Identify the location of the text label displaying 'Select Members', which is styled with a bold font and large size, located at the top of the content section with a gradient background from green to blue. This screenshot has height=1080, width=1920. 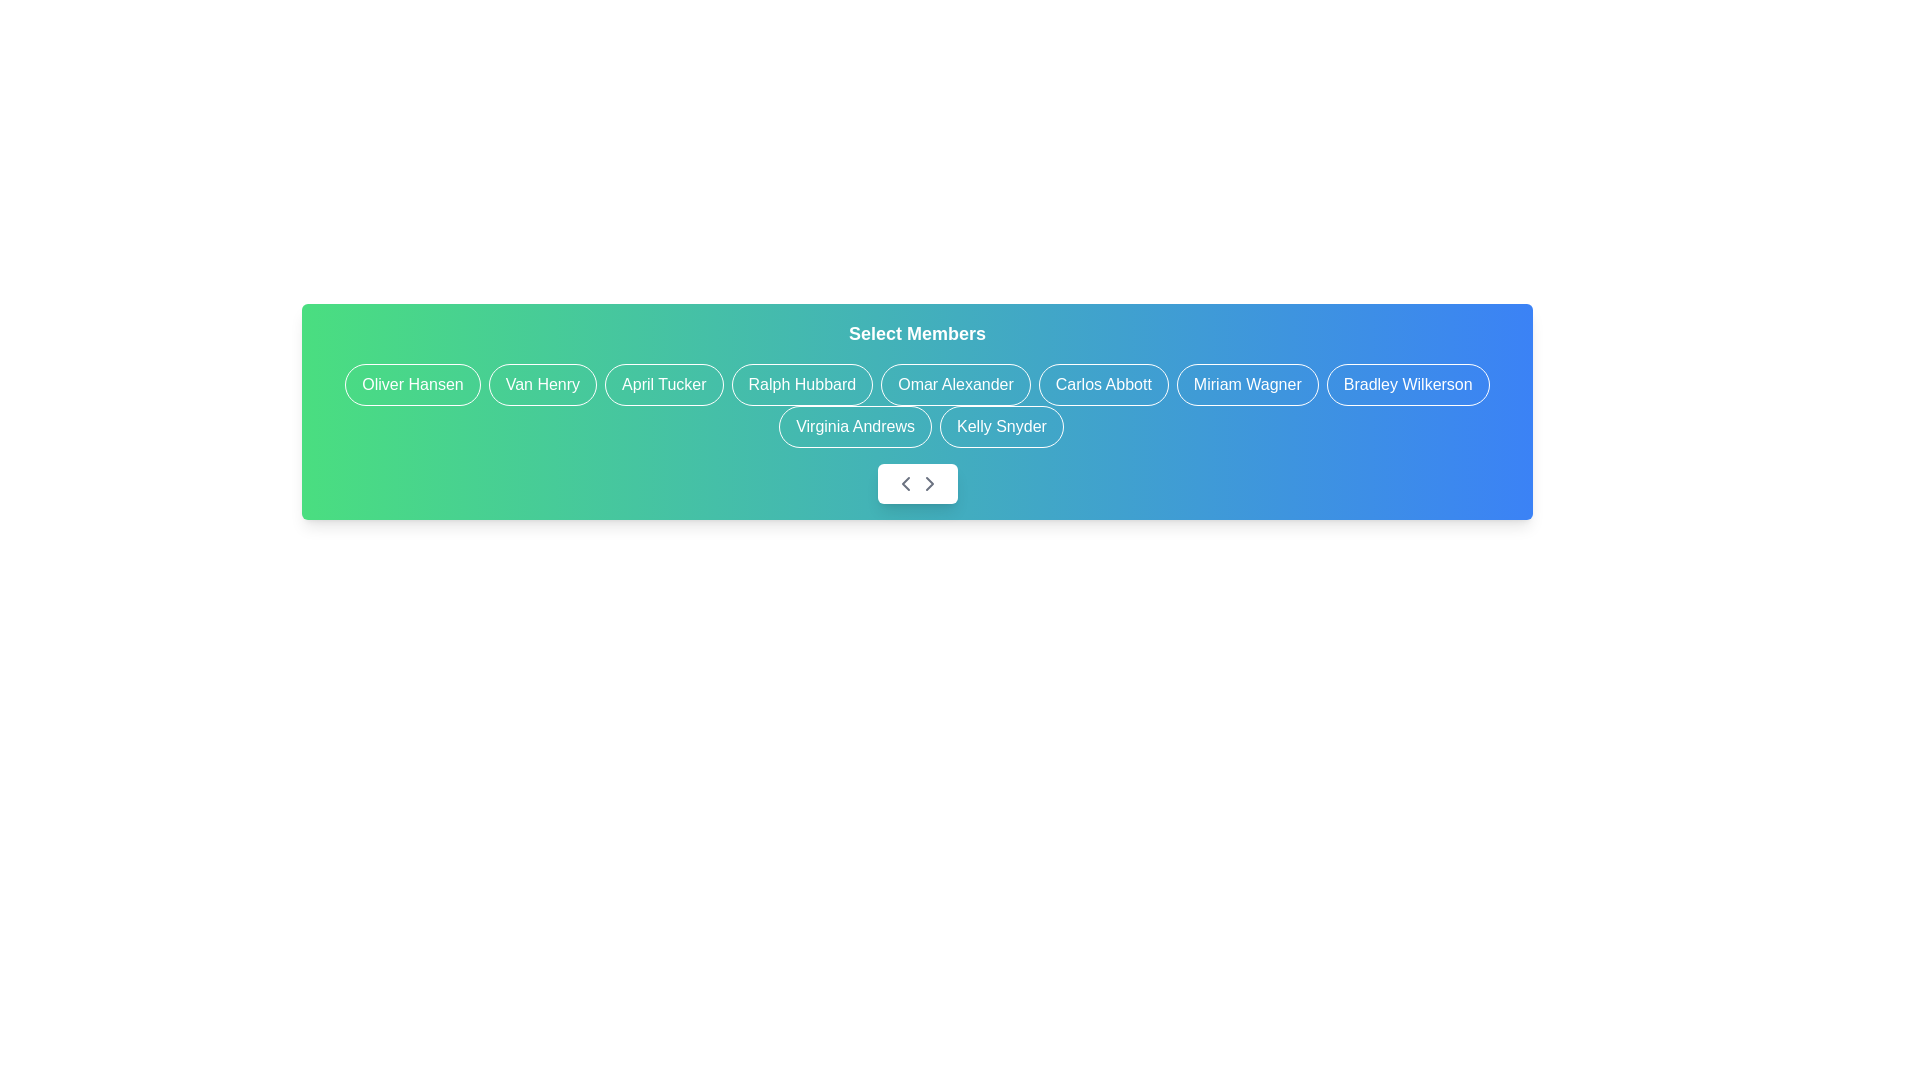
(916, 333).